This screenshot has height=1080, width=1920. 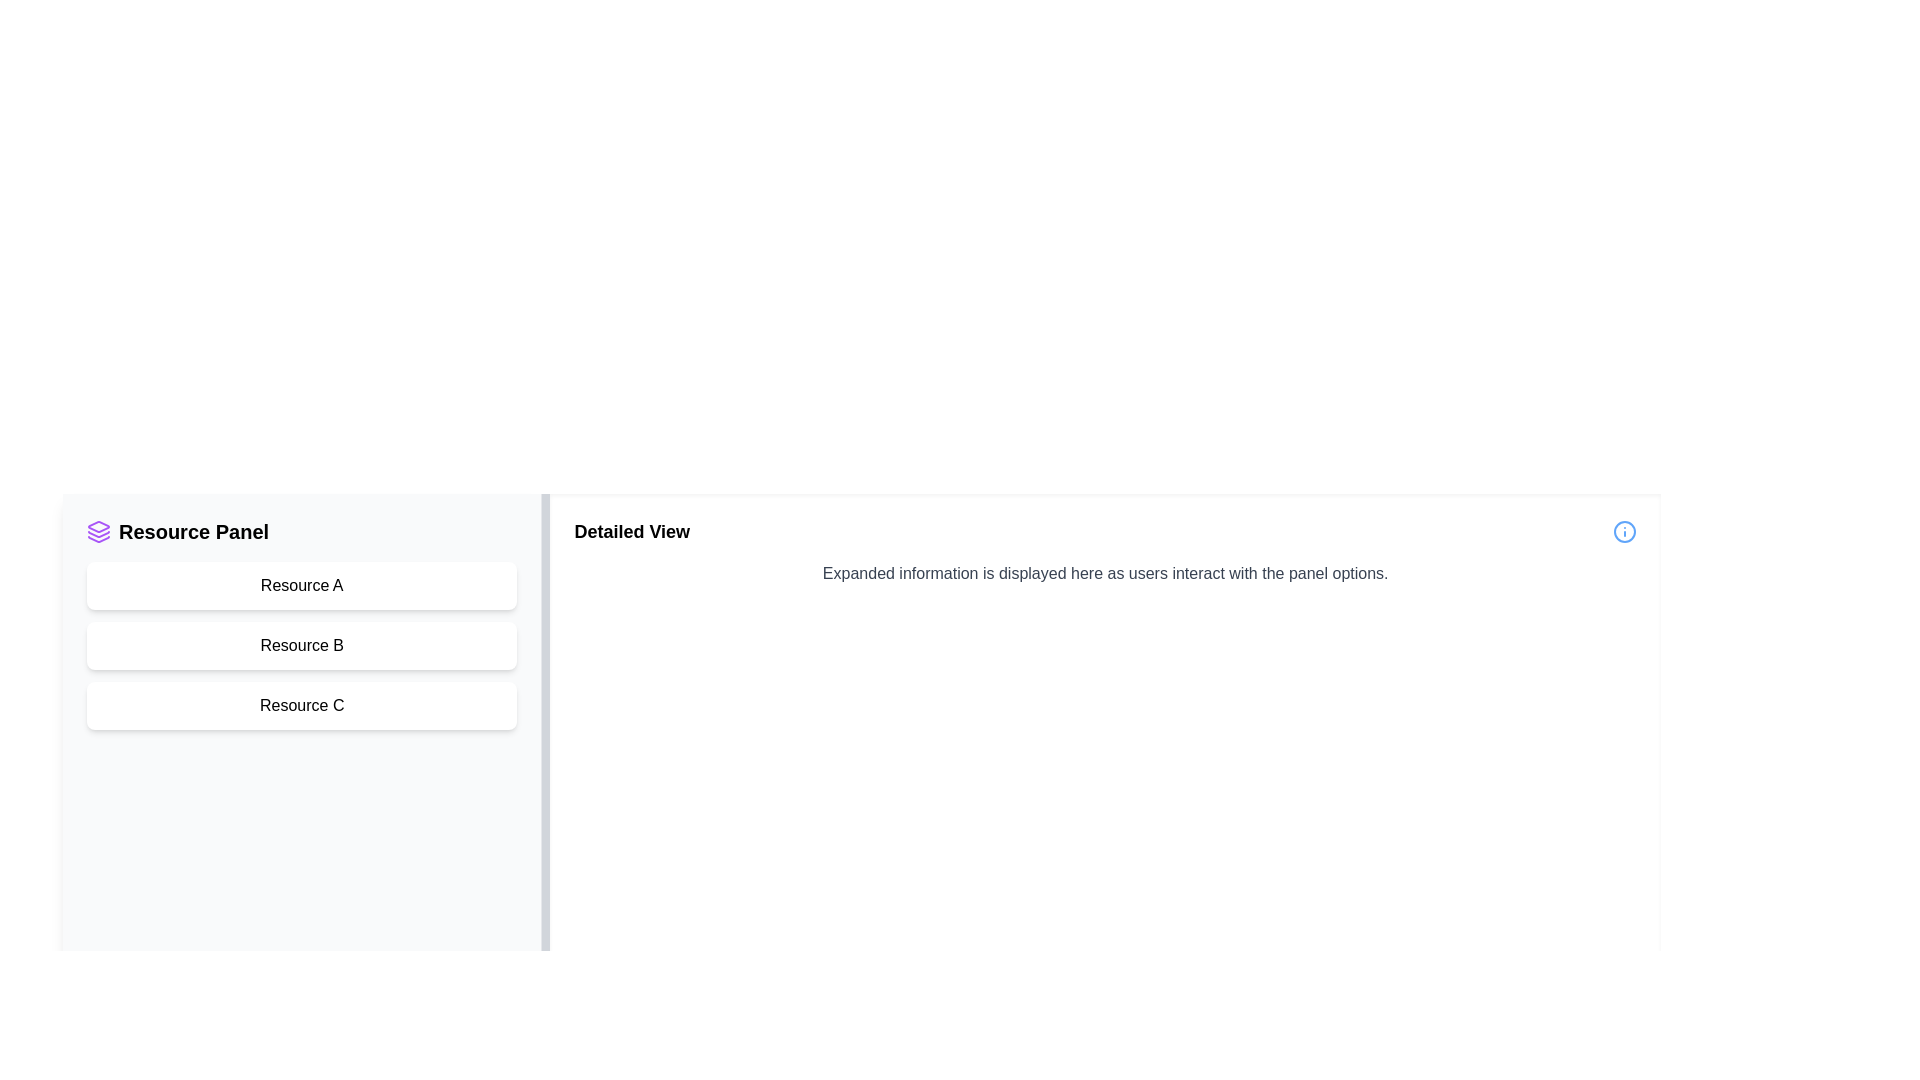 What do you see at coordinates (301, 585) in the screenshot?
I see `the first button labeled 'Resource A' in the vertically stacked list within the 'Resource Panel' sidebar` at bounding box center [301, 585].